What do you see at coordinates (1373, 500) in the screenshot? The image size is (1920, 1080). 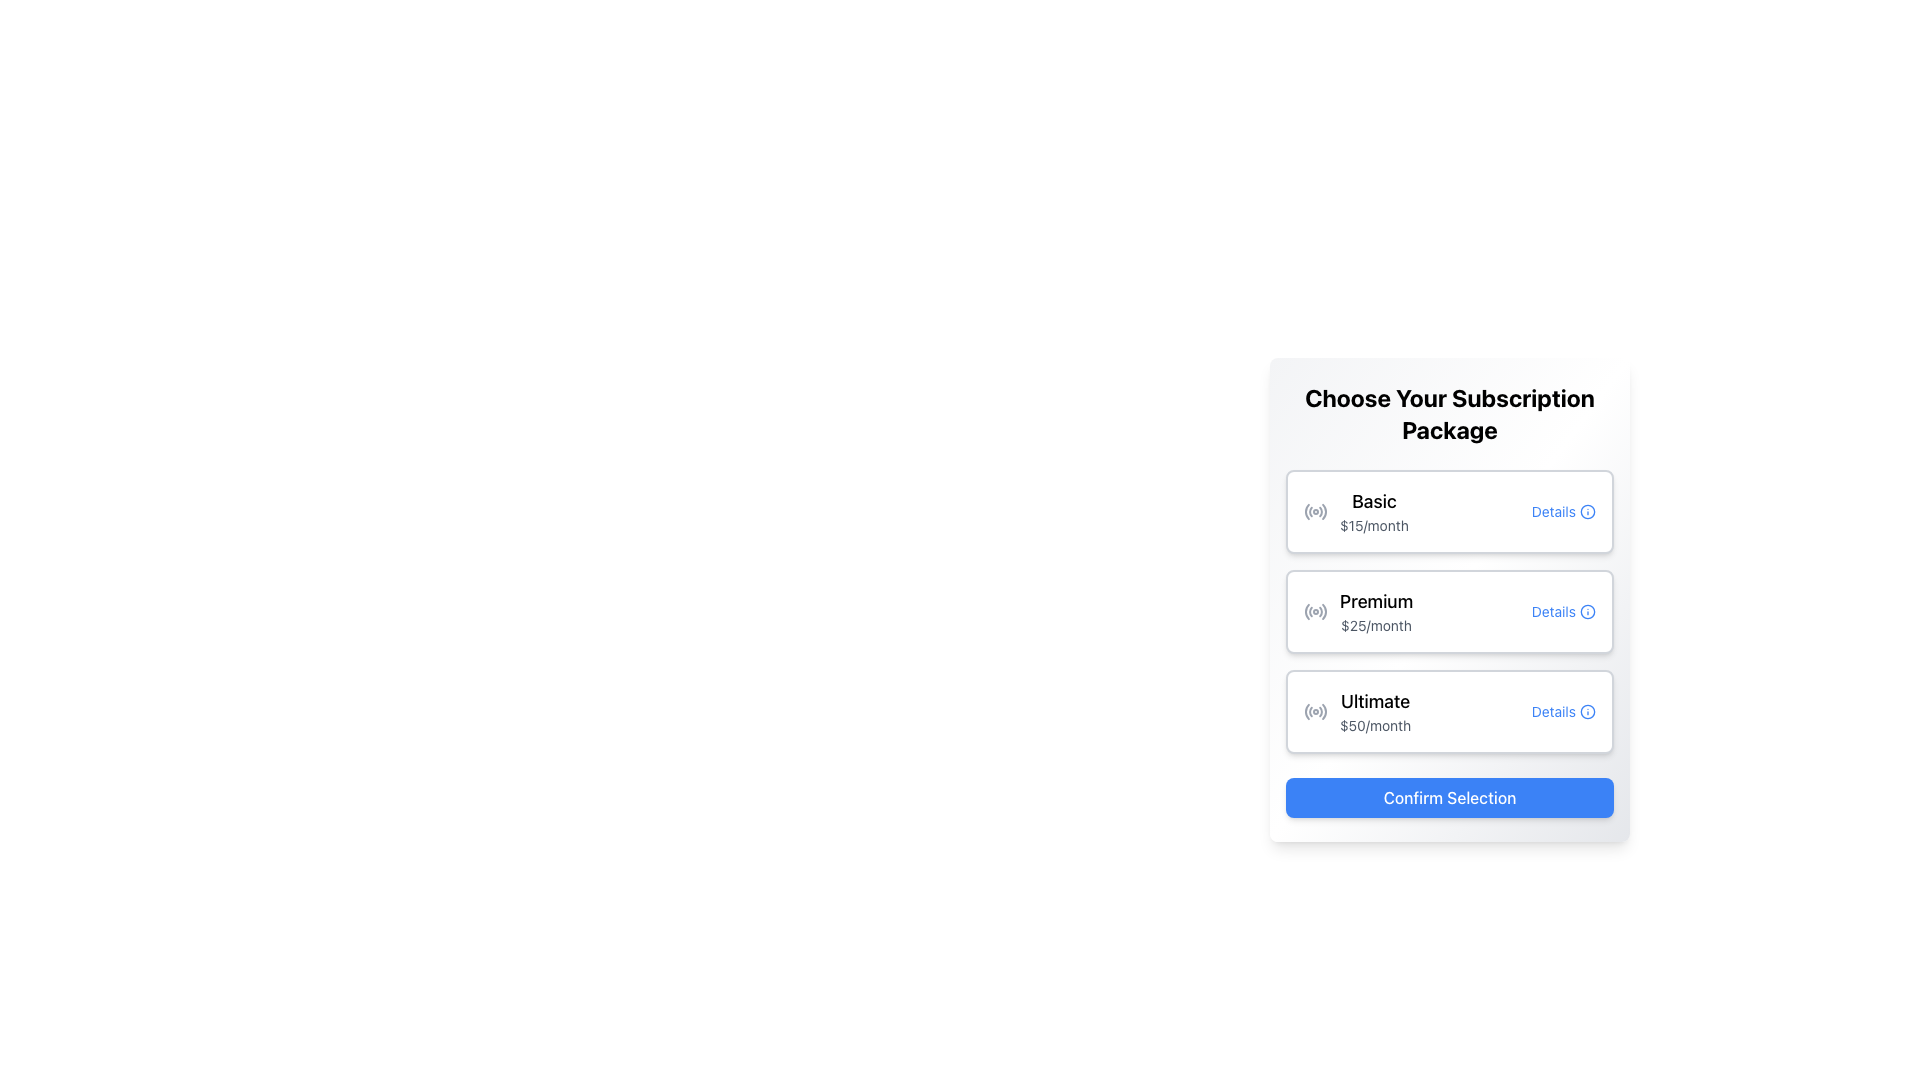 I see `the bold text labeled 'Basic' which is the first element in the subscription options list` at bounding box center [1373, 500].